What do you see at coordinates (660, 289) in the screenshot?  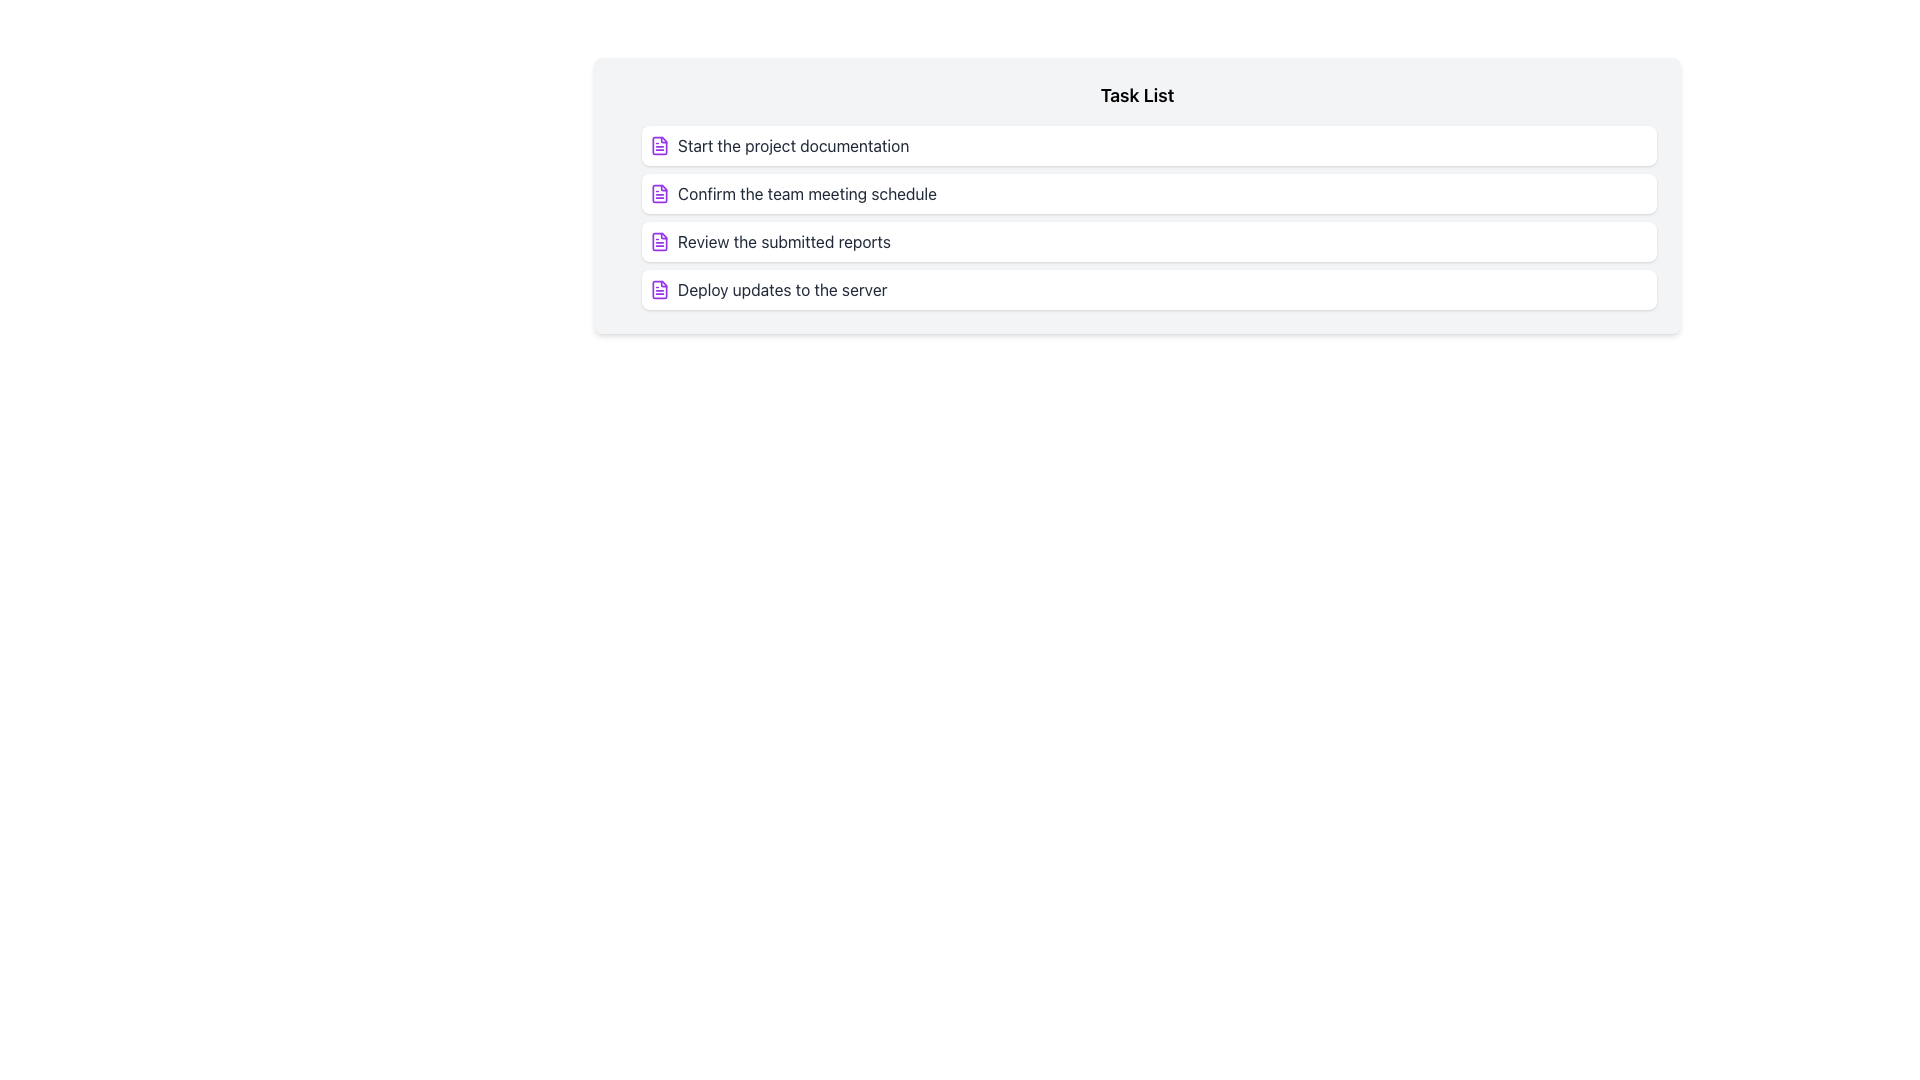 I see `the file-related SVG icon located in the fourth task entry labeled 'Deploy updates to the server', positioned to the left of the task label` at bounding box center [660, 289].